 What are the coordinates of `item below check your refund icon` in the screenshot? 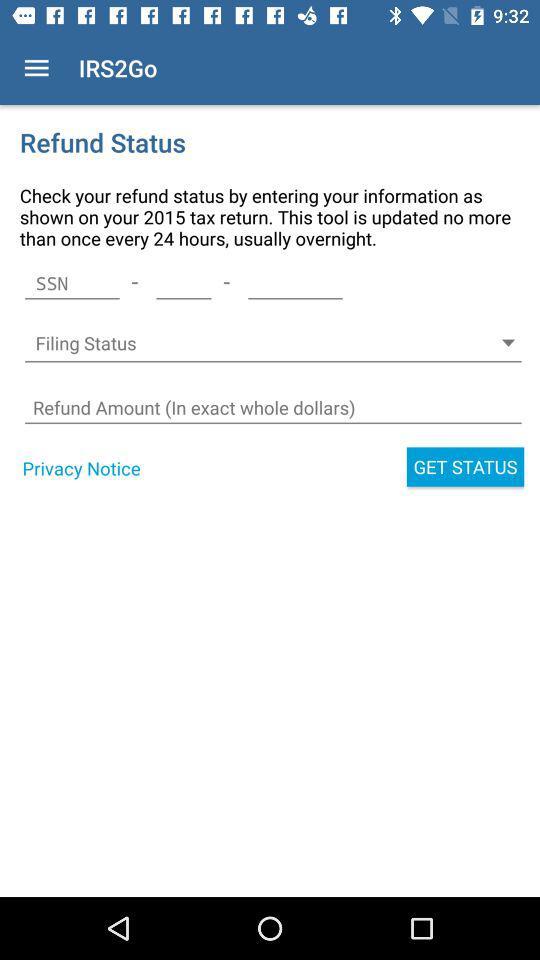 It's located at (294, 282).